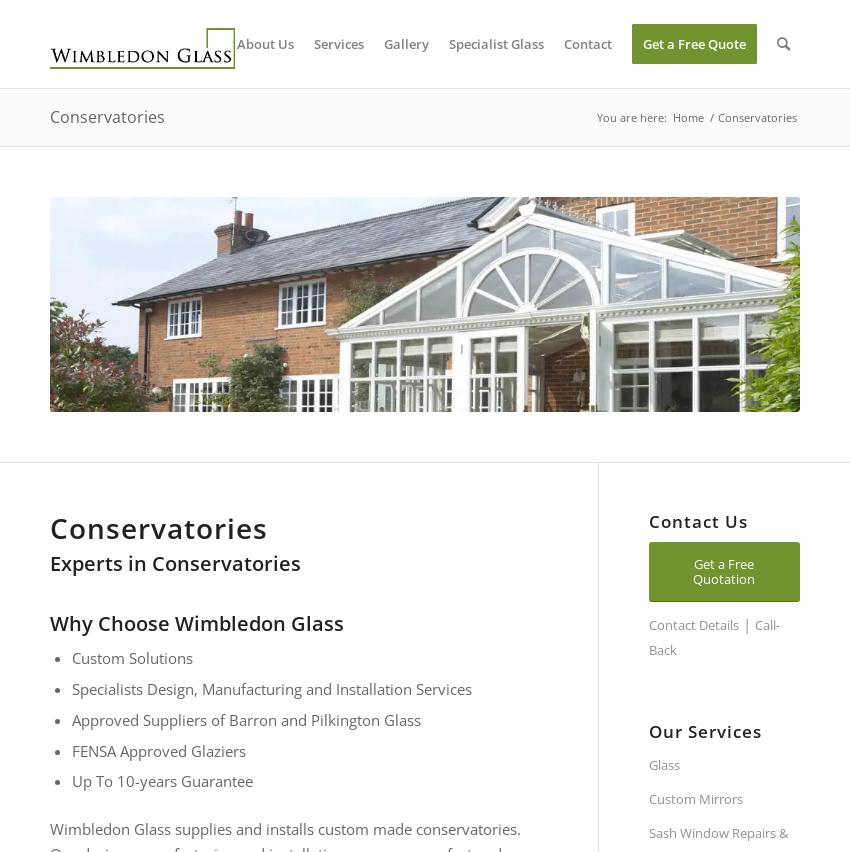  What do you see at coordinates (49, 563) in the screenshot?
I see `'Experts in Conservatories'` at bounding box center [49, 563].